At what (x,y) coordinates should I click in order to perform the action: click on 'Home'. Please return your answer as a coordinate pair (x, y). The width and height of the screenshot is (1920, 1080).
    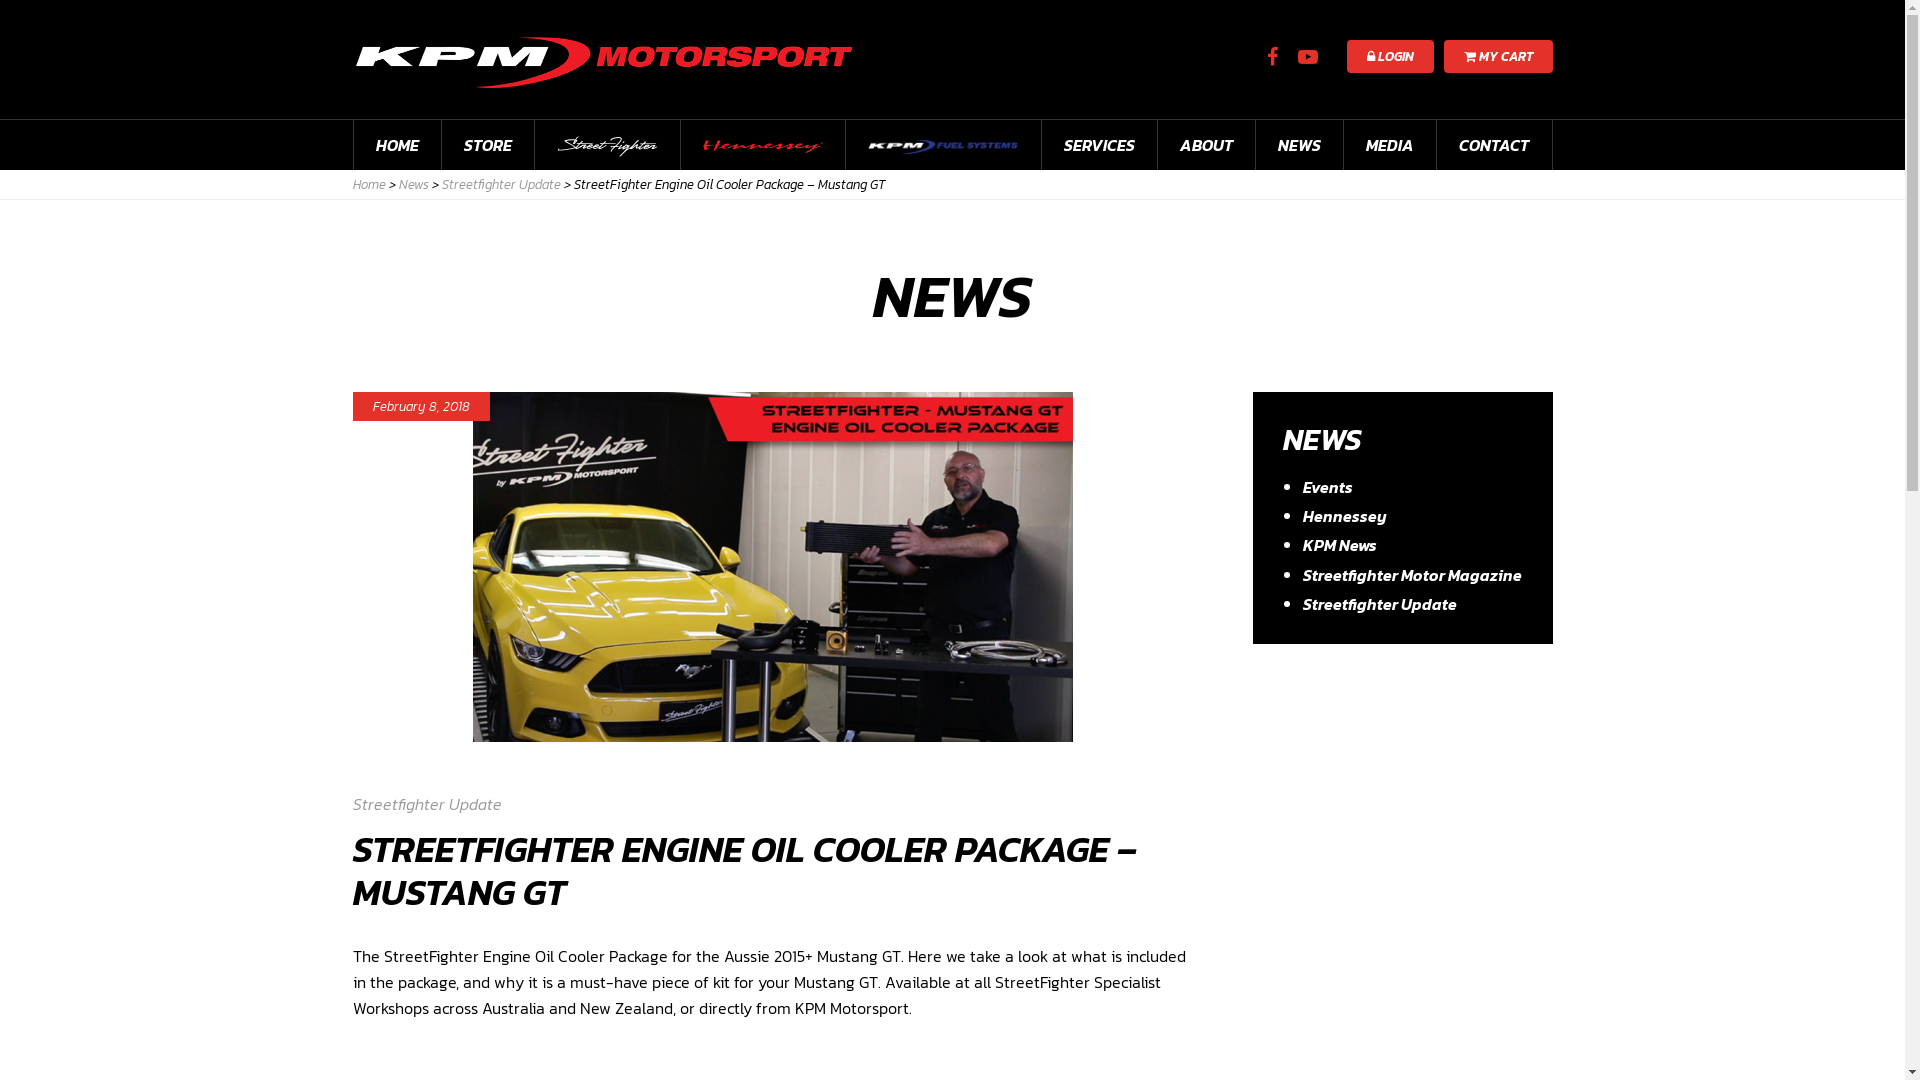
    Looking at the image, I should click on (368, 183).